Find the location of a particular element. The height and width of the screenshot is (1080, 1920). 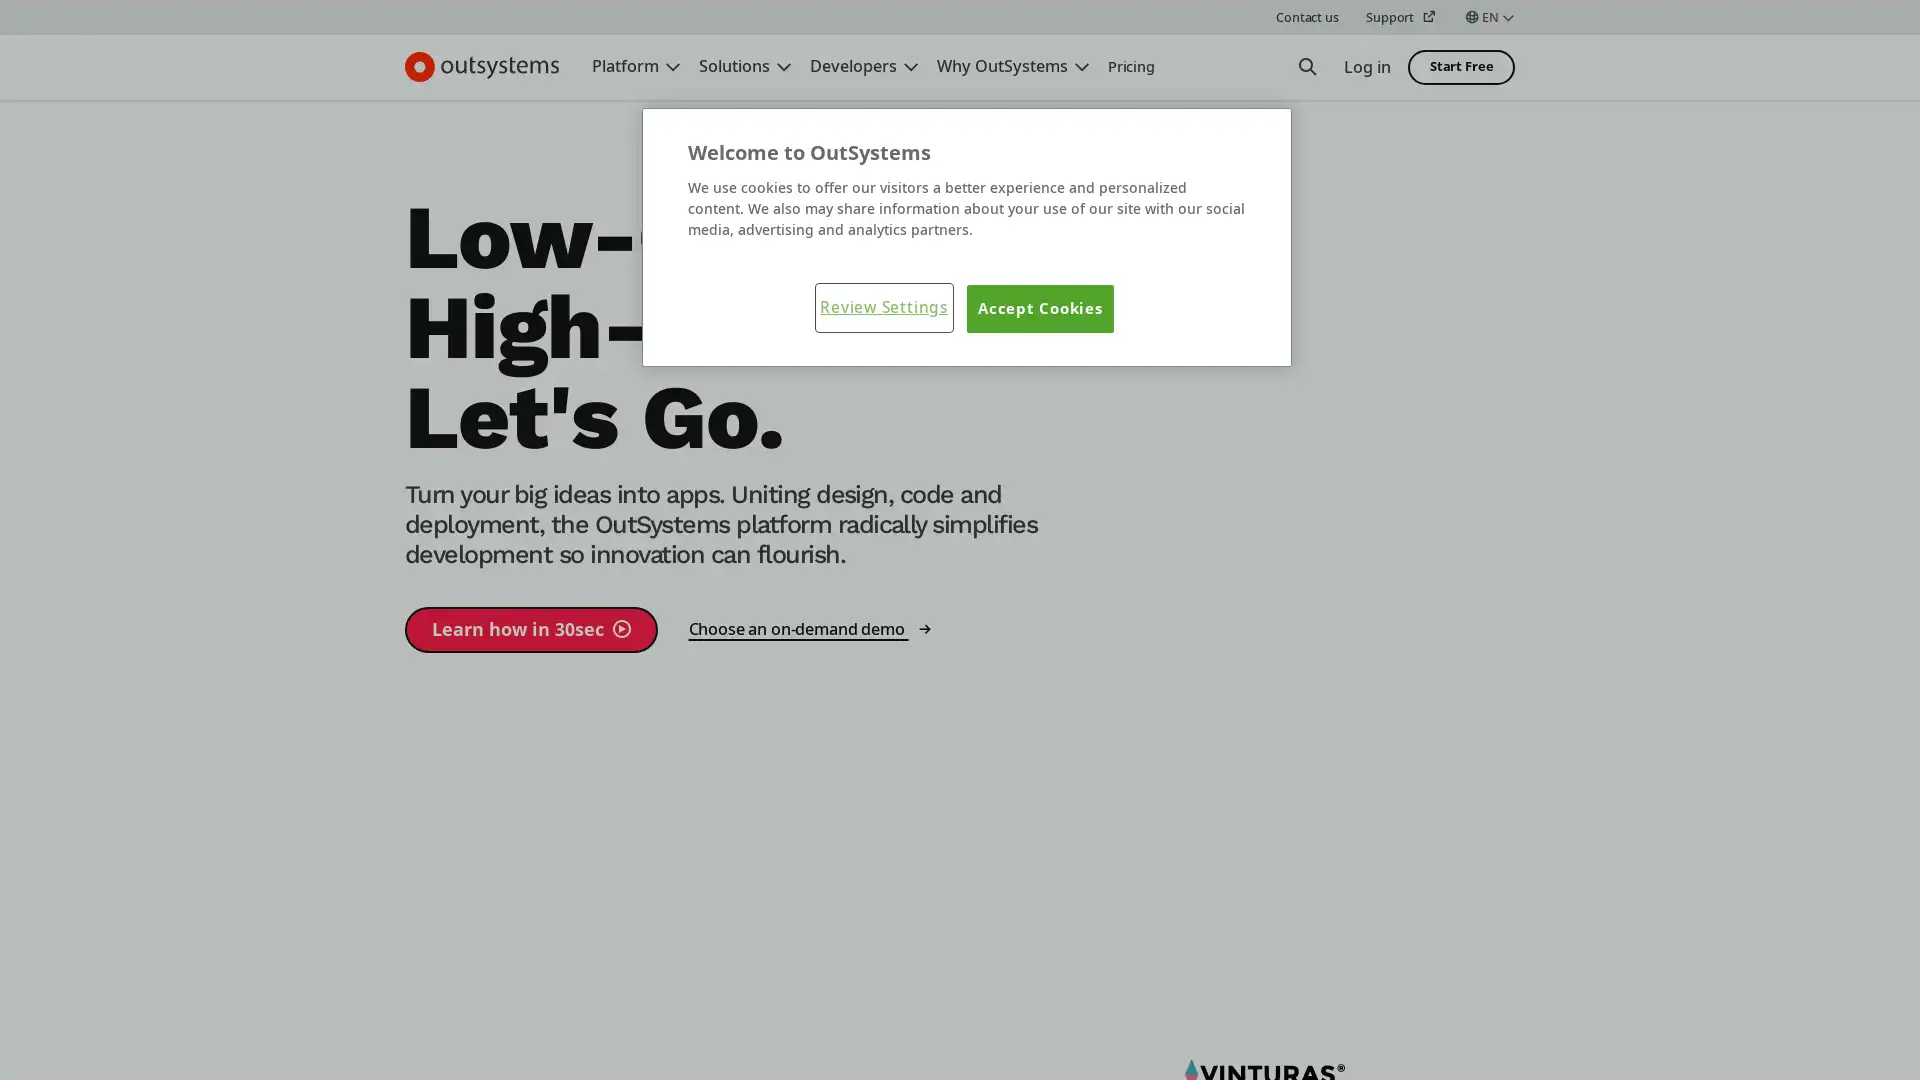

Developers is located at coordinates (864, 65).